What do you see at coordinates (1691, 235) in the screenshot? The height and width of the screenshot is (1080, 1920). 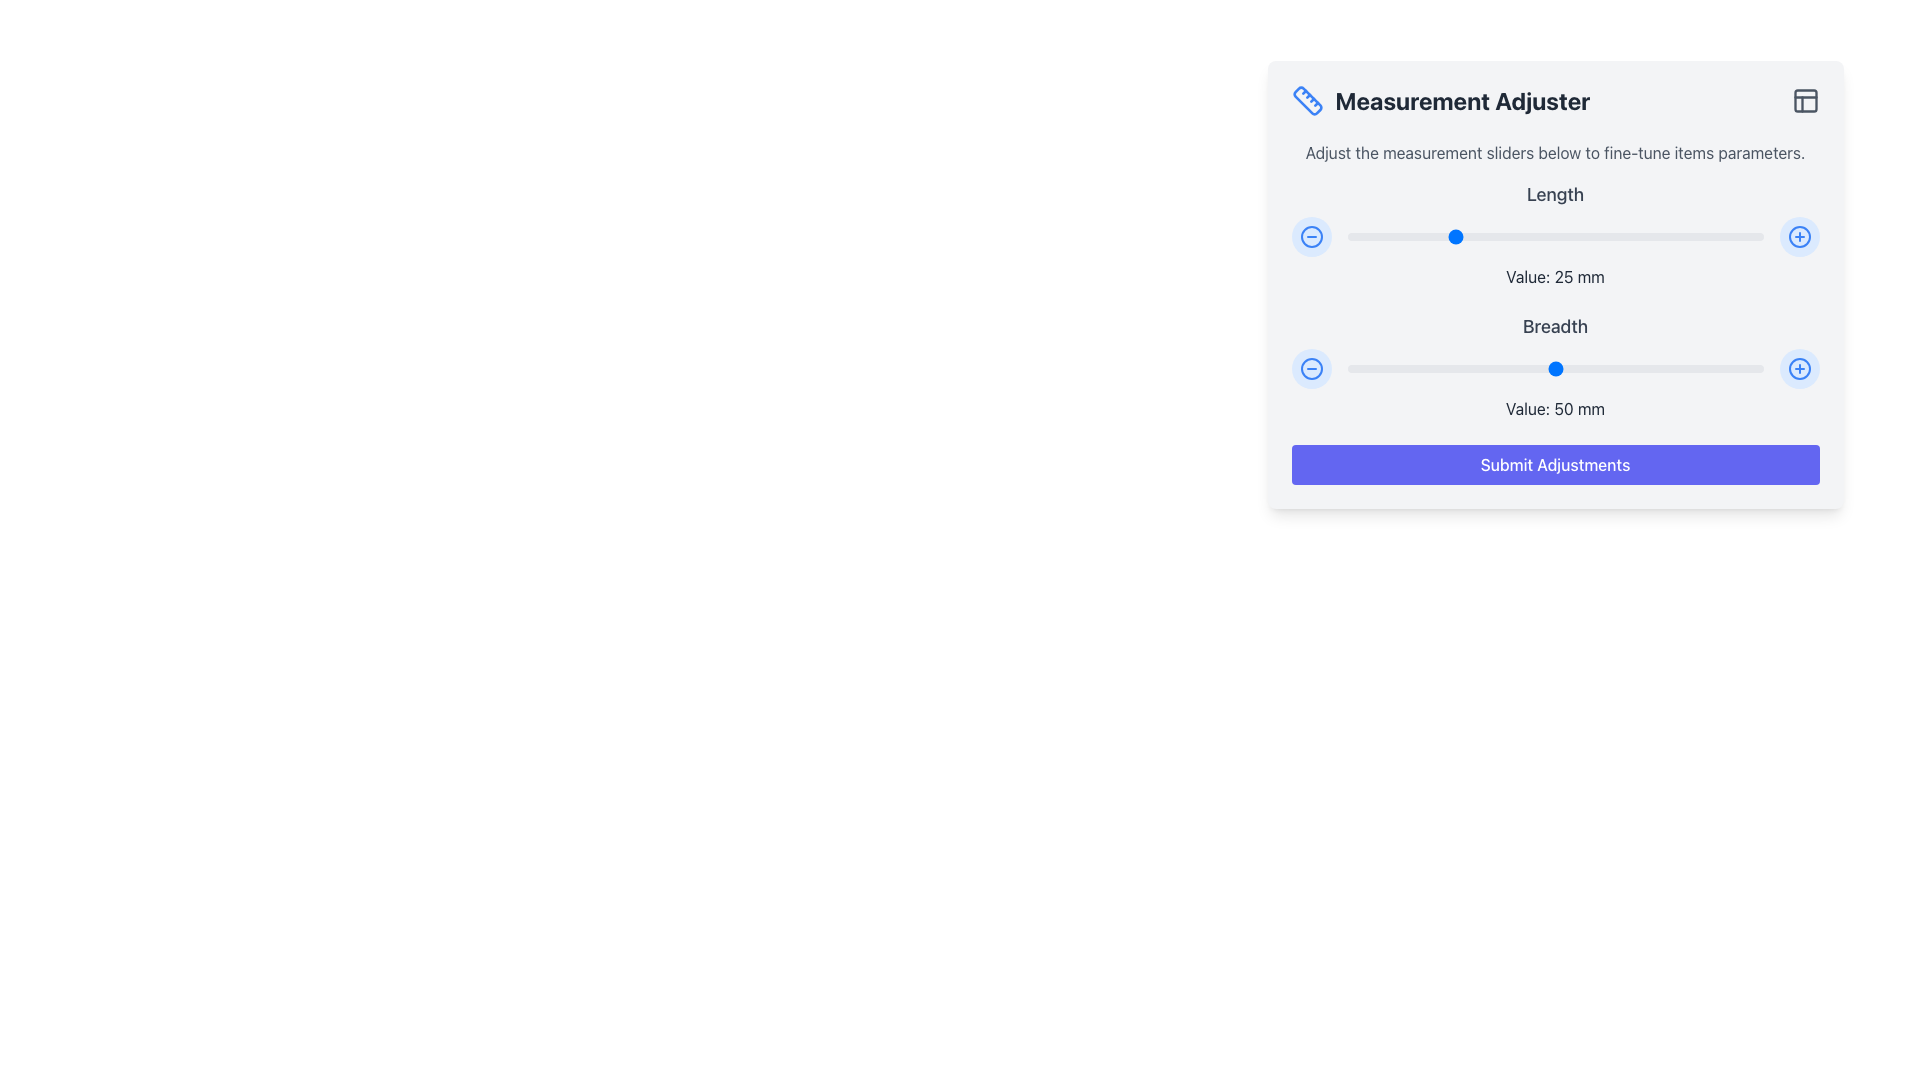 I see `the length` at bounding box center [1691, 235].